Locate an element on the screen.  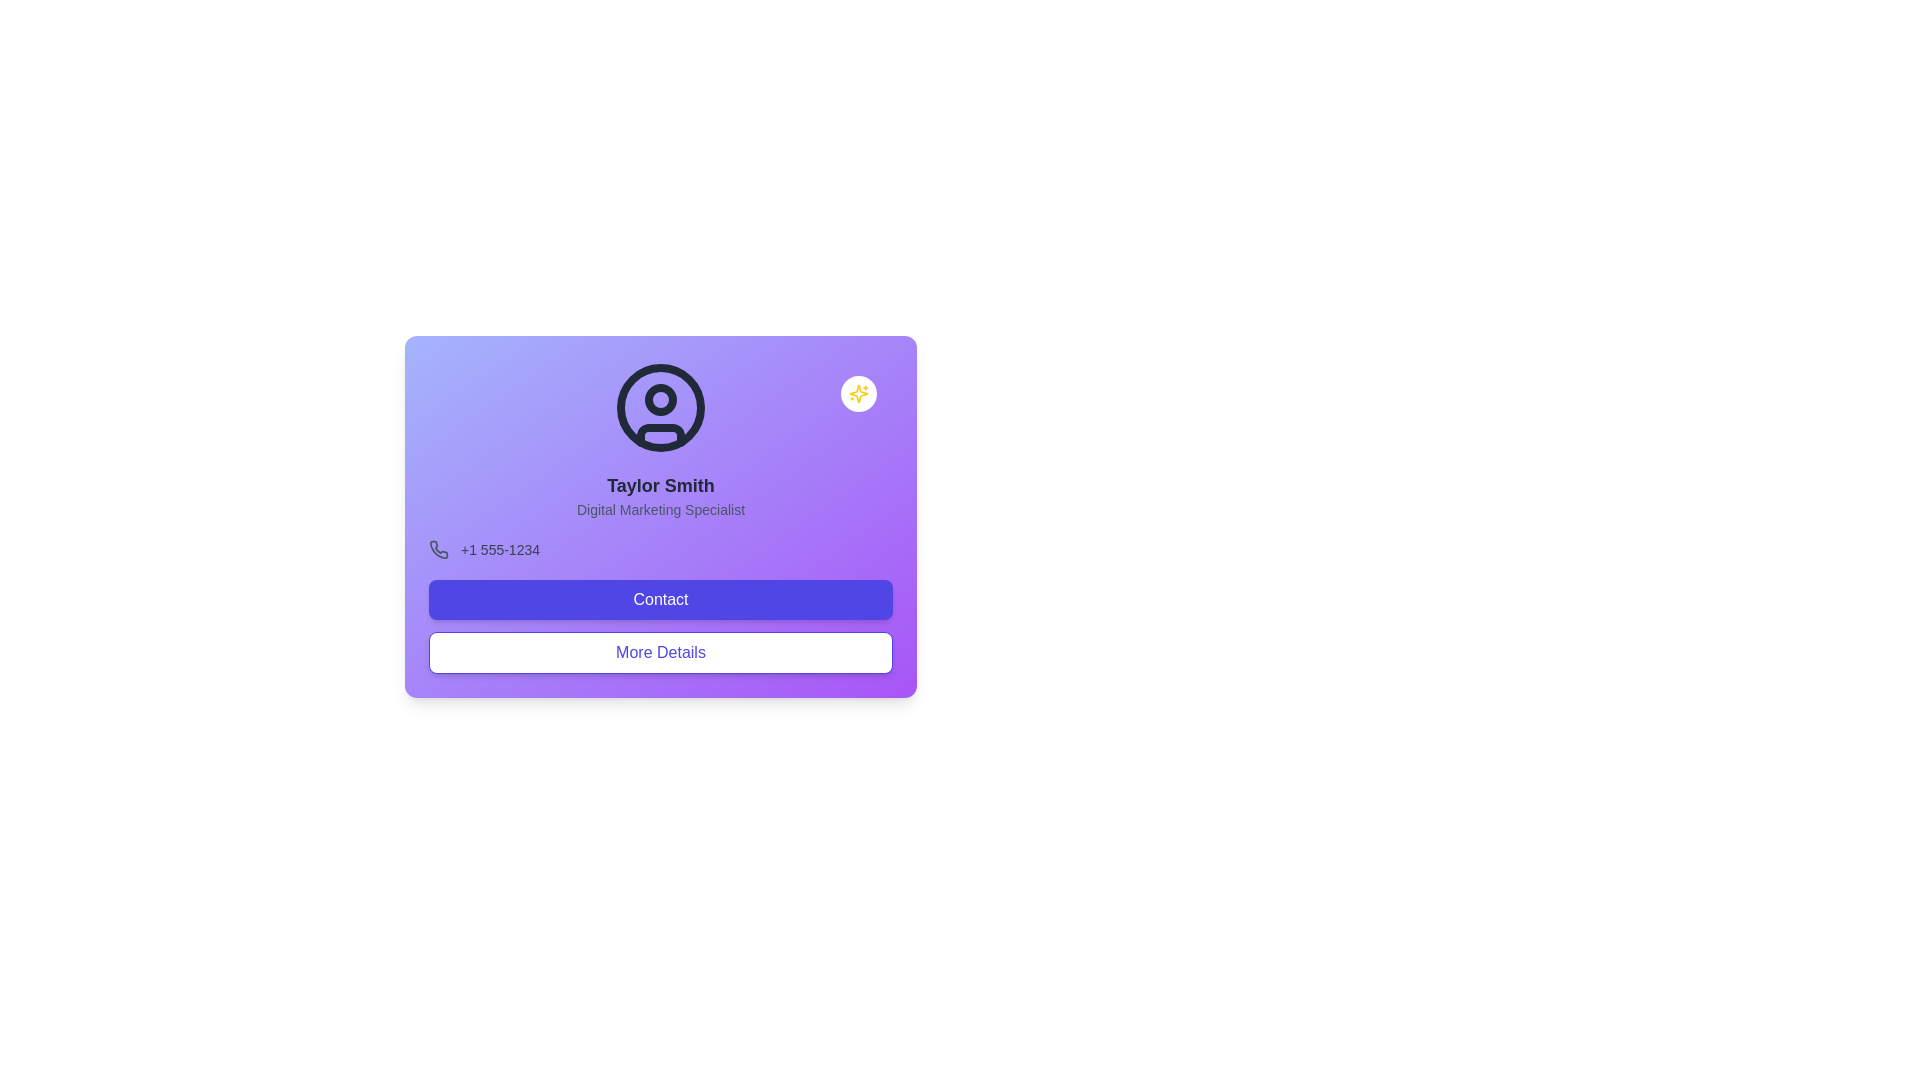
the SVG Circle element representing the user profile of 'Taylor Smith', which is centered at the top middle of the card interface is located at coordinates (661, 407).